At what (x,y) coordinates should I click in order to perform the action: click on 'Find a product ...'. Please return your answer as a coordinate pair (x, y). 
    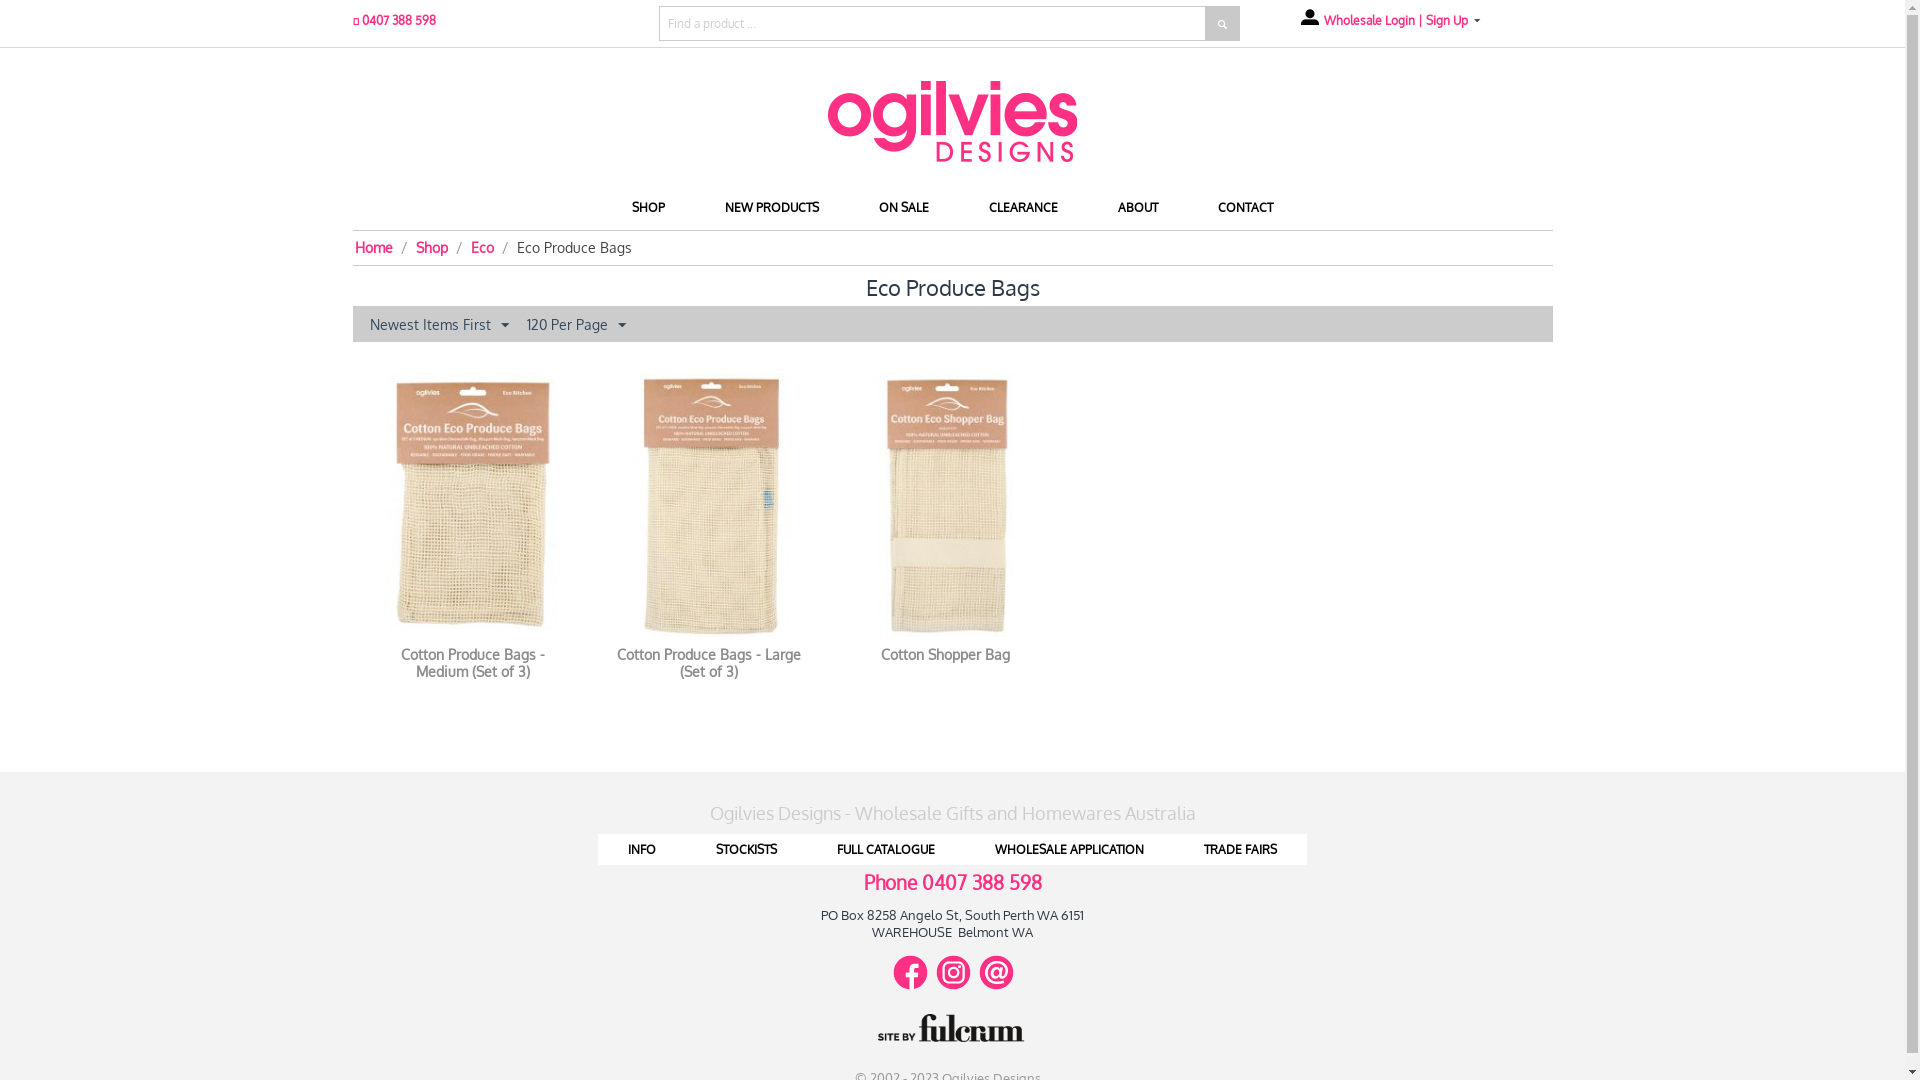
    Looking at the image, I should click on (934, 23).